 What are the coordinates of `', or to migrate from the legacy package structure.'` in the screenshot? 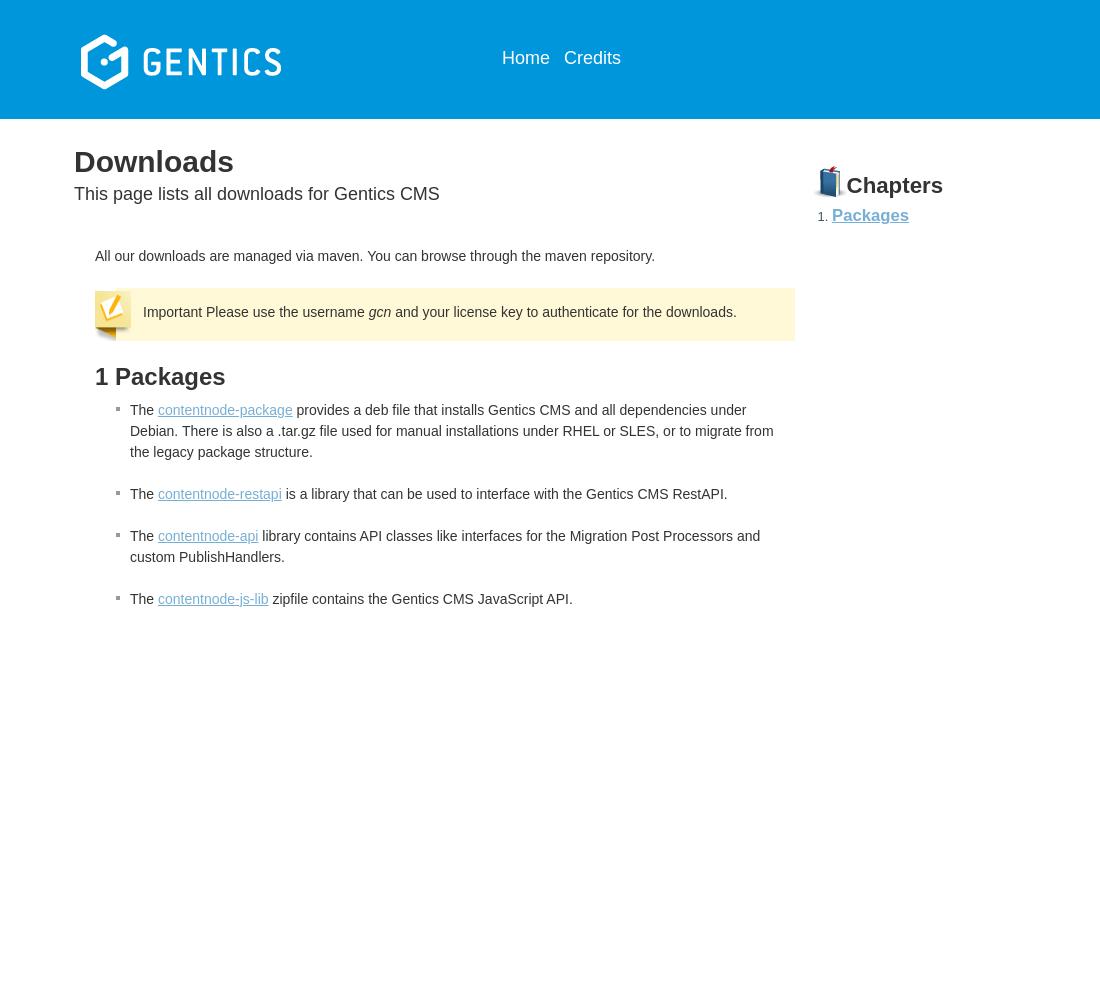 It's located at (450, 439).